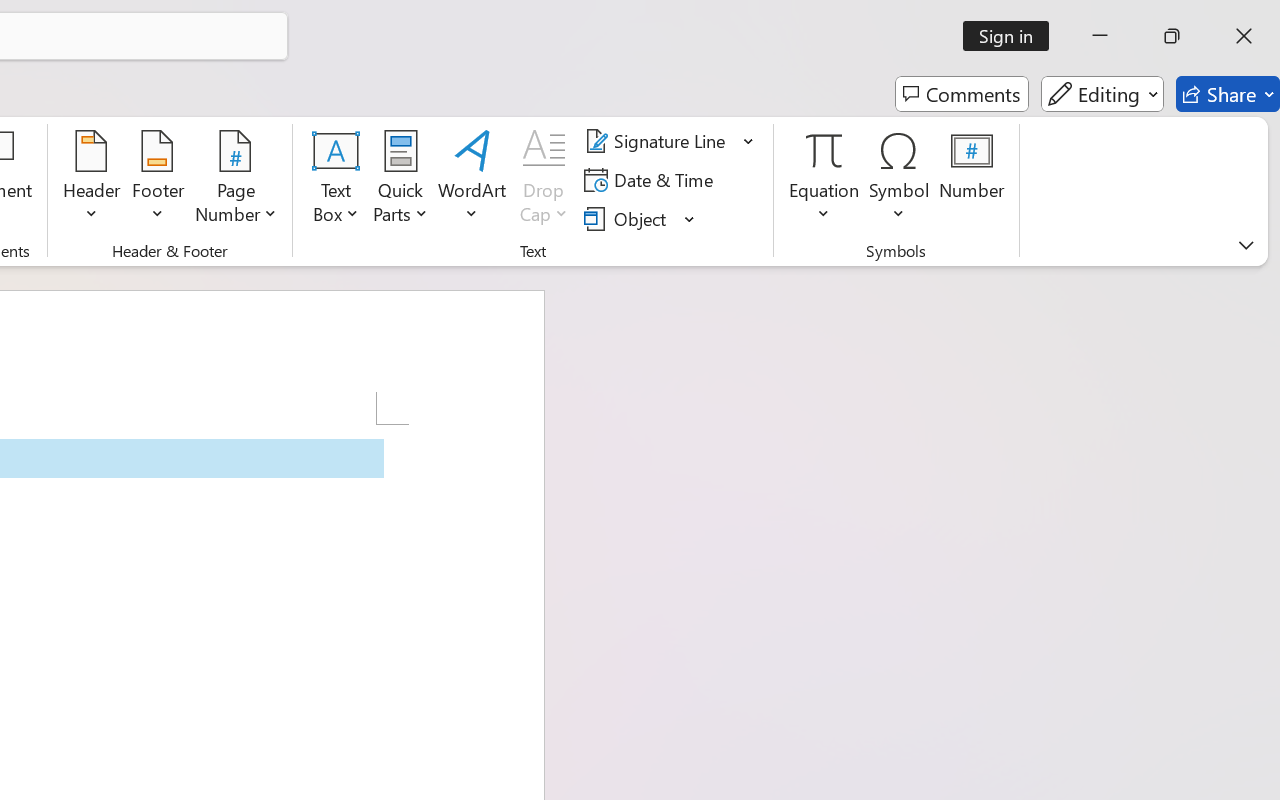  What do you see at coordinates (898, 179) in the screenshot?
I see `'Symbol'` at bounding box center [898, 179].